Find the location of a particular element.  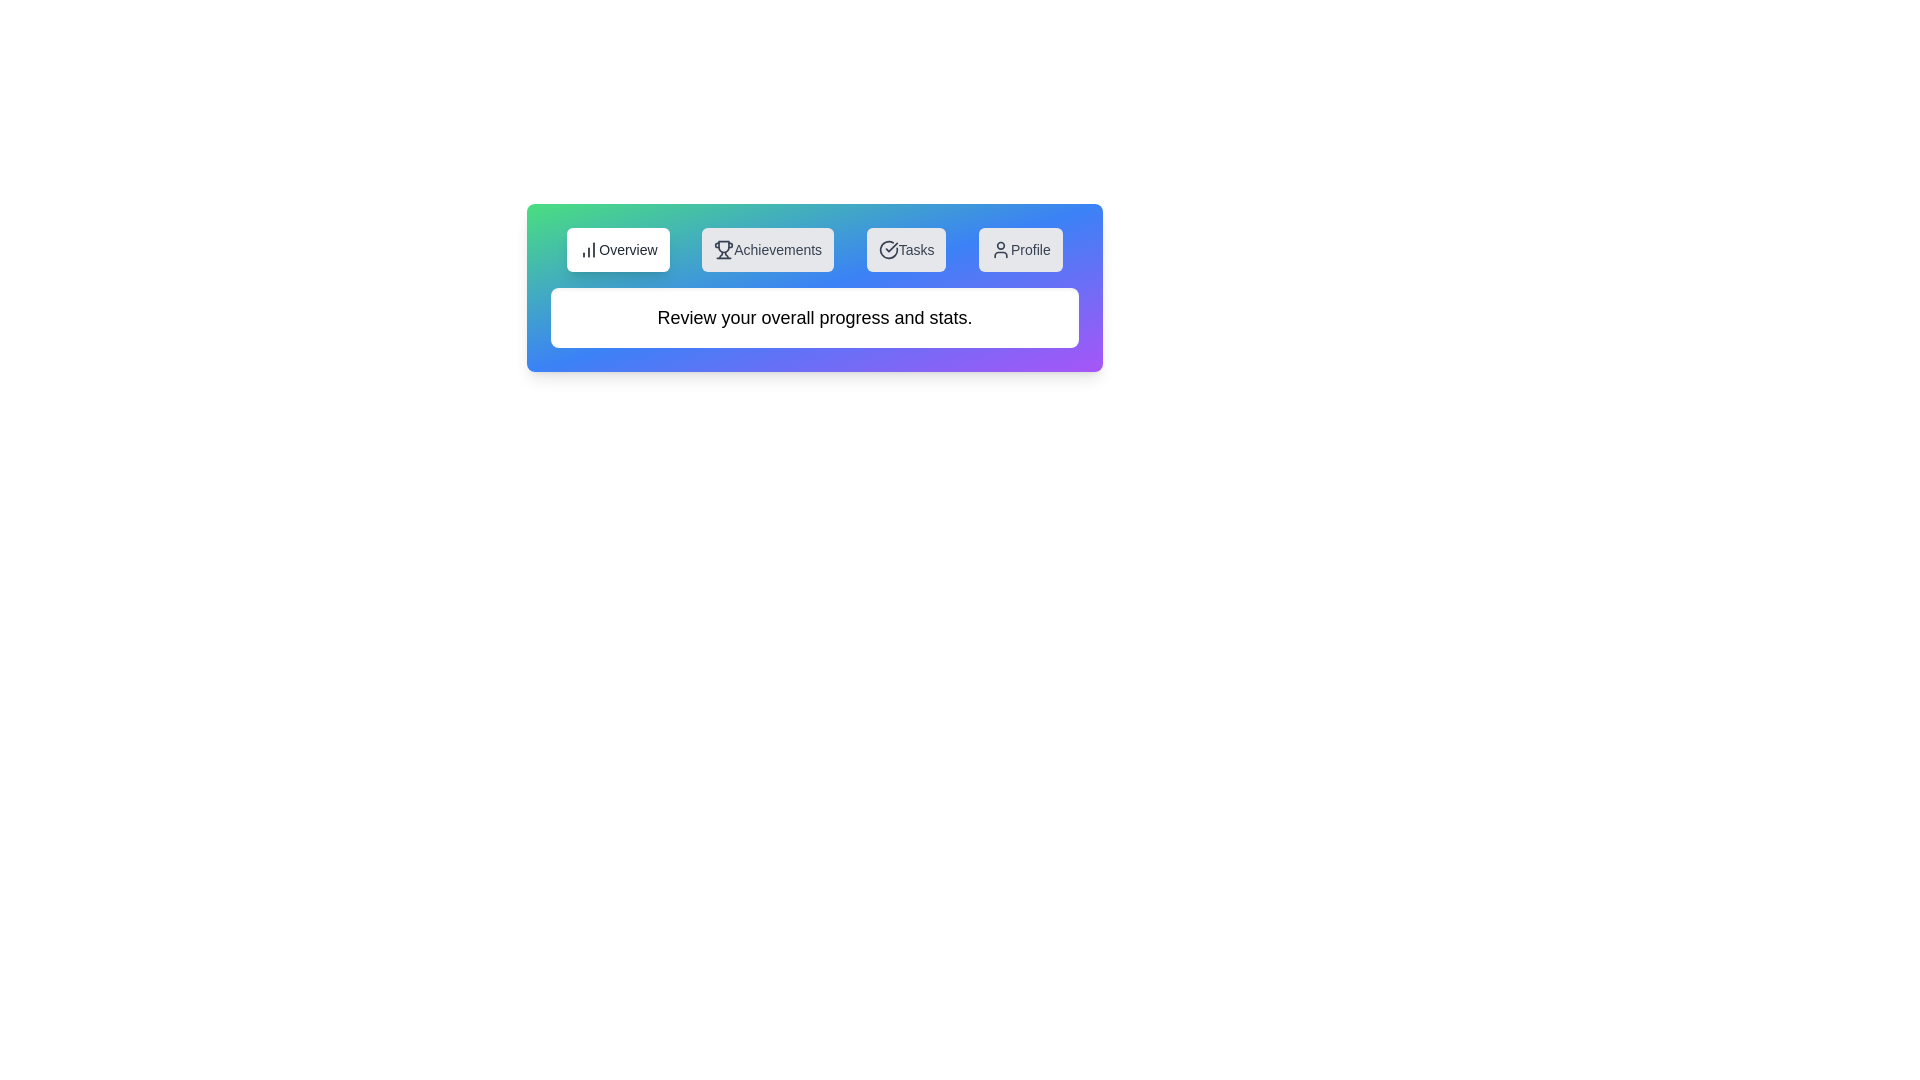

the tab labeled Overview to switch to that tab is located at coordinates (617, 249).